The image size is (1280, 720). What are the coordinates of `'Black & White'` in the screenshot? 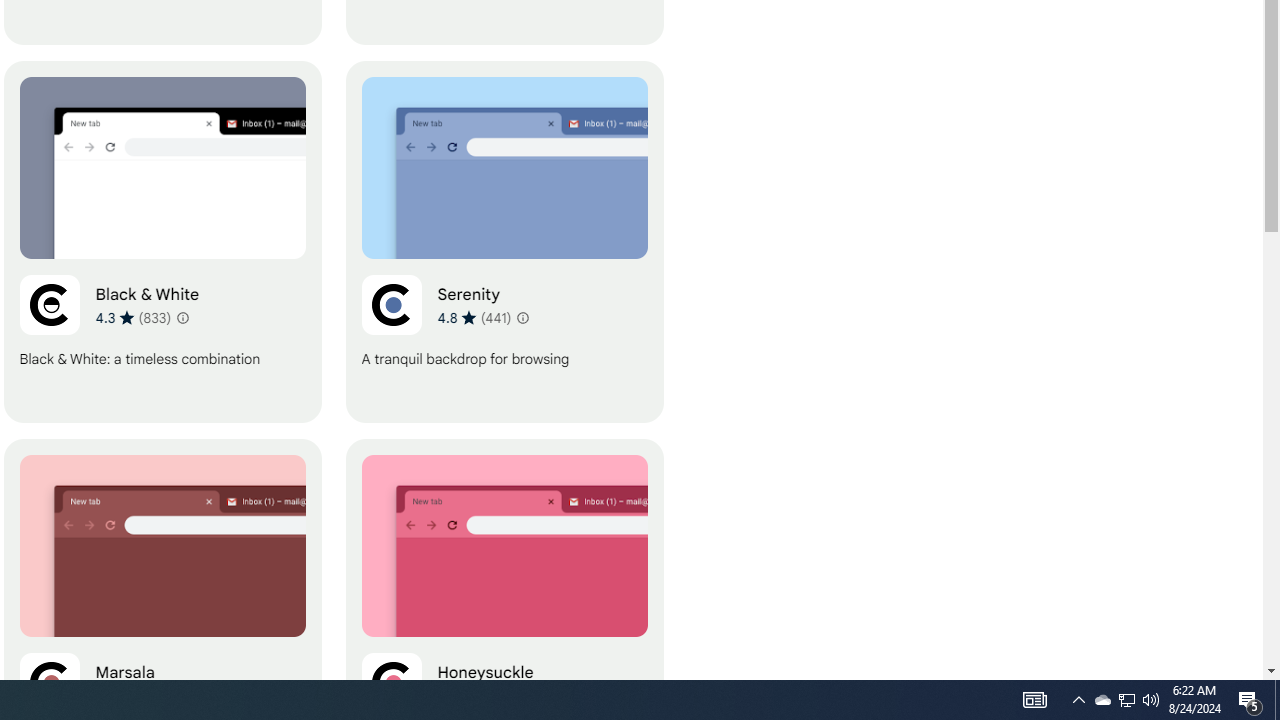 It's located at (162, 241).